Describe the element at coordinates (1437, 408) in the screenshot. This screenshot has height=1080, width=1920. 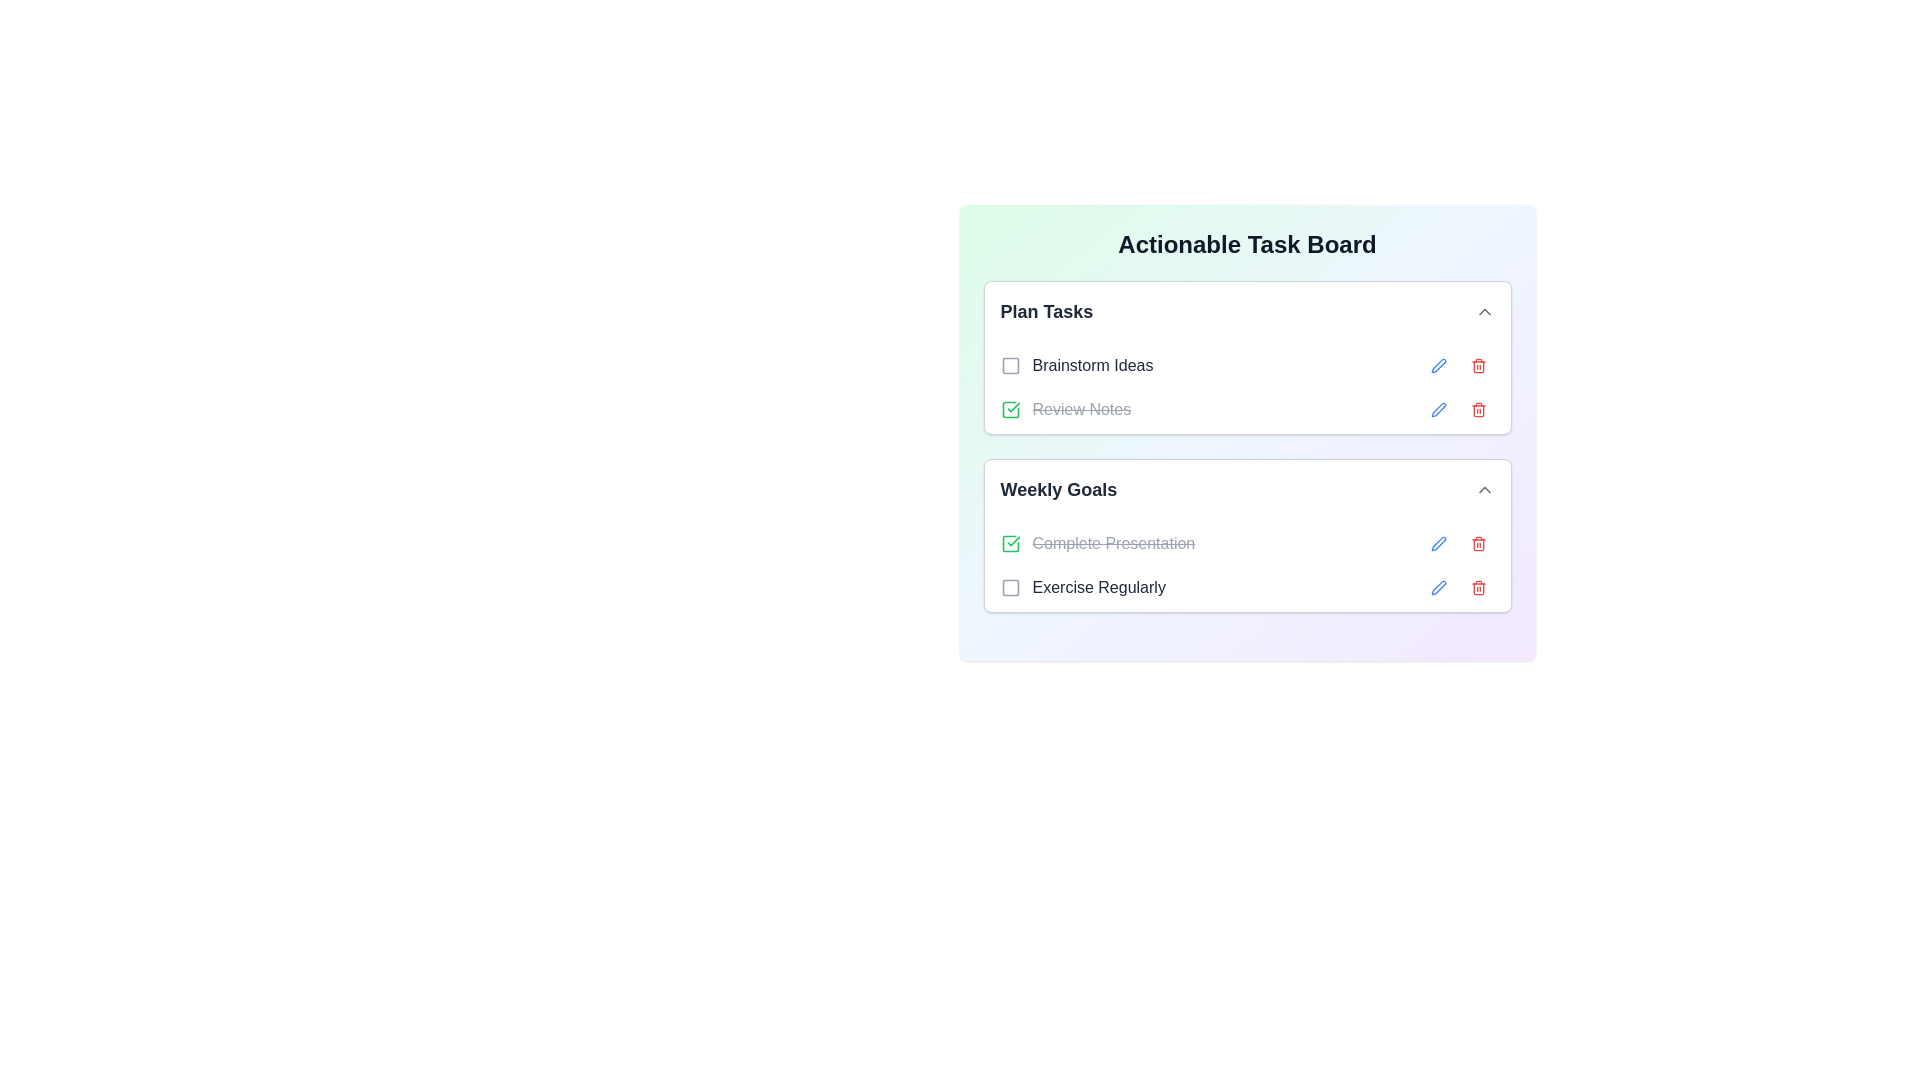
I see `the circular blue button with a pen icon in the center` at that location.